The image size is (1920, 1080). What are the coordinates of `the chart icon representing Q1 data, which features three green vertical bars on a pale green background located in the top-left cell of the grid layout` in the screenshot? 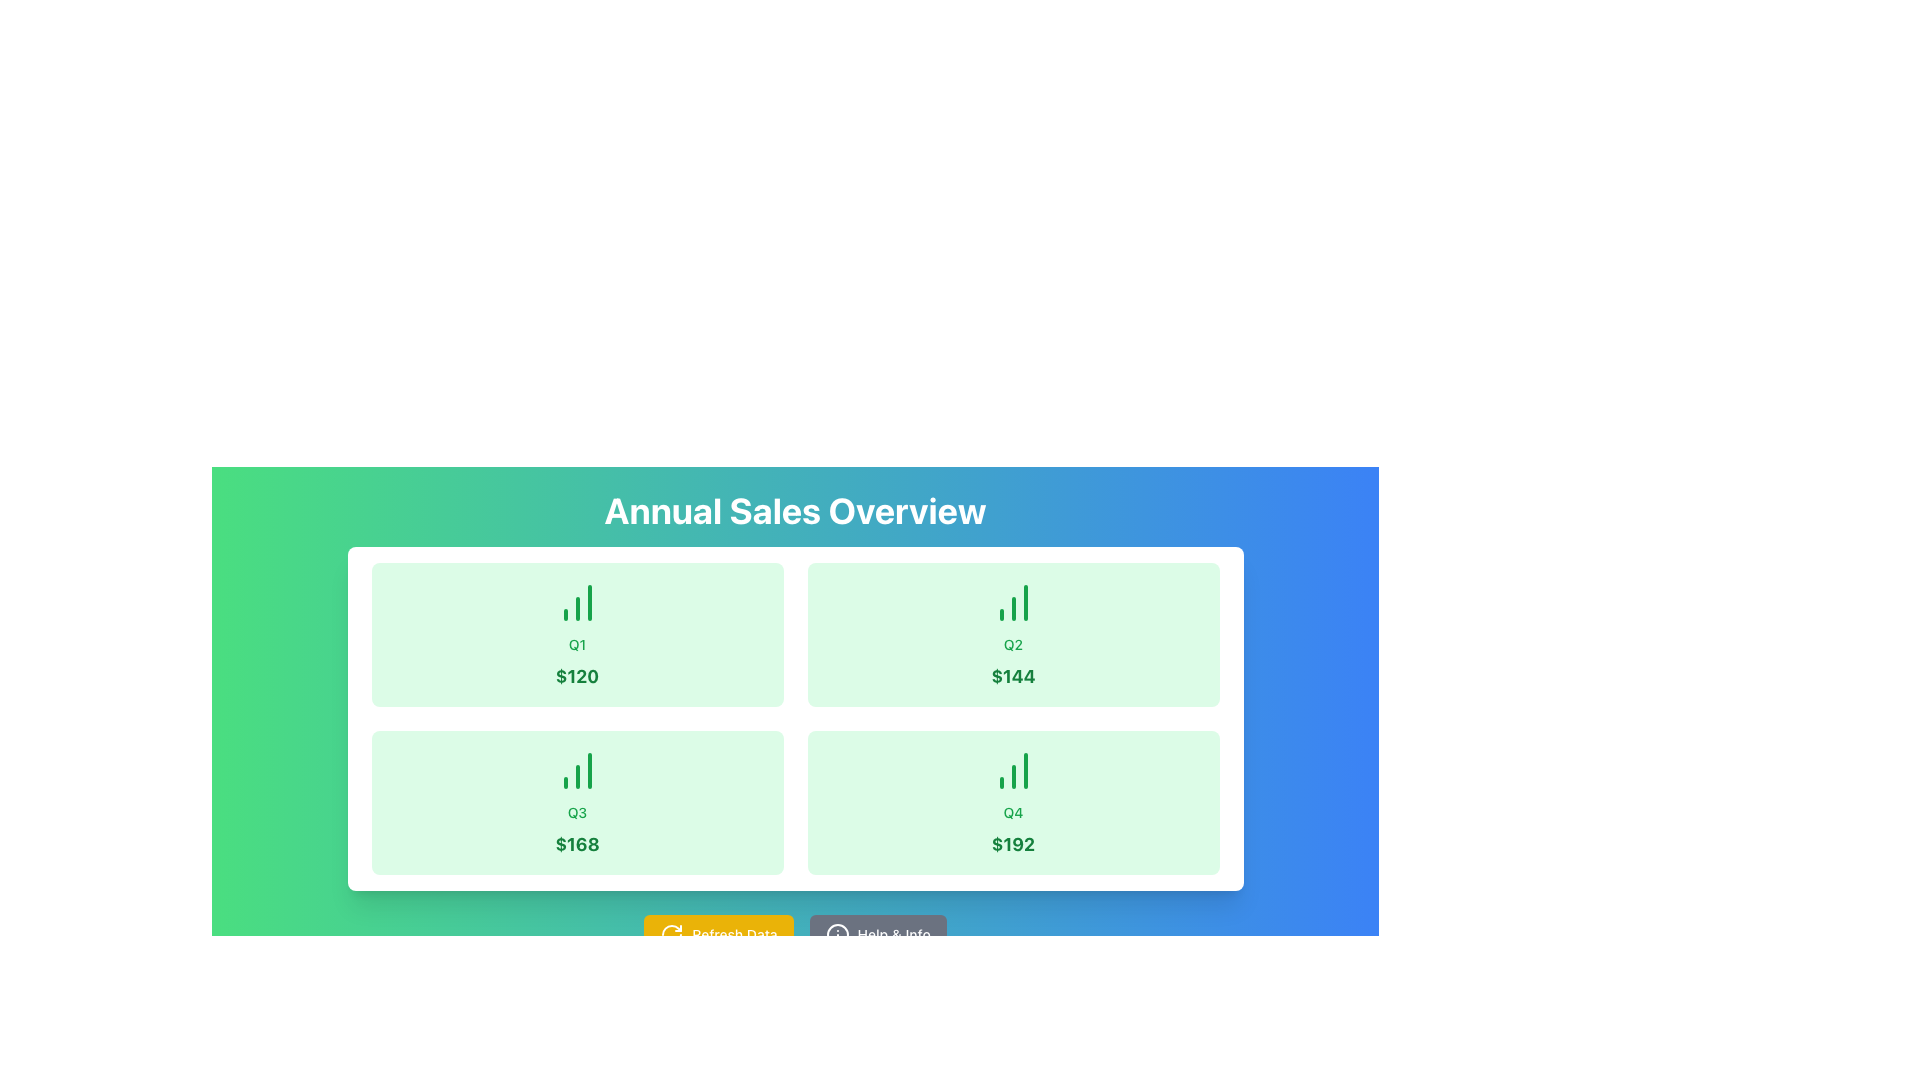 It's located at (576, 601).